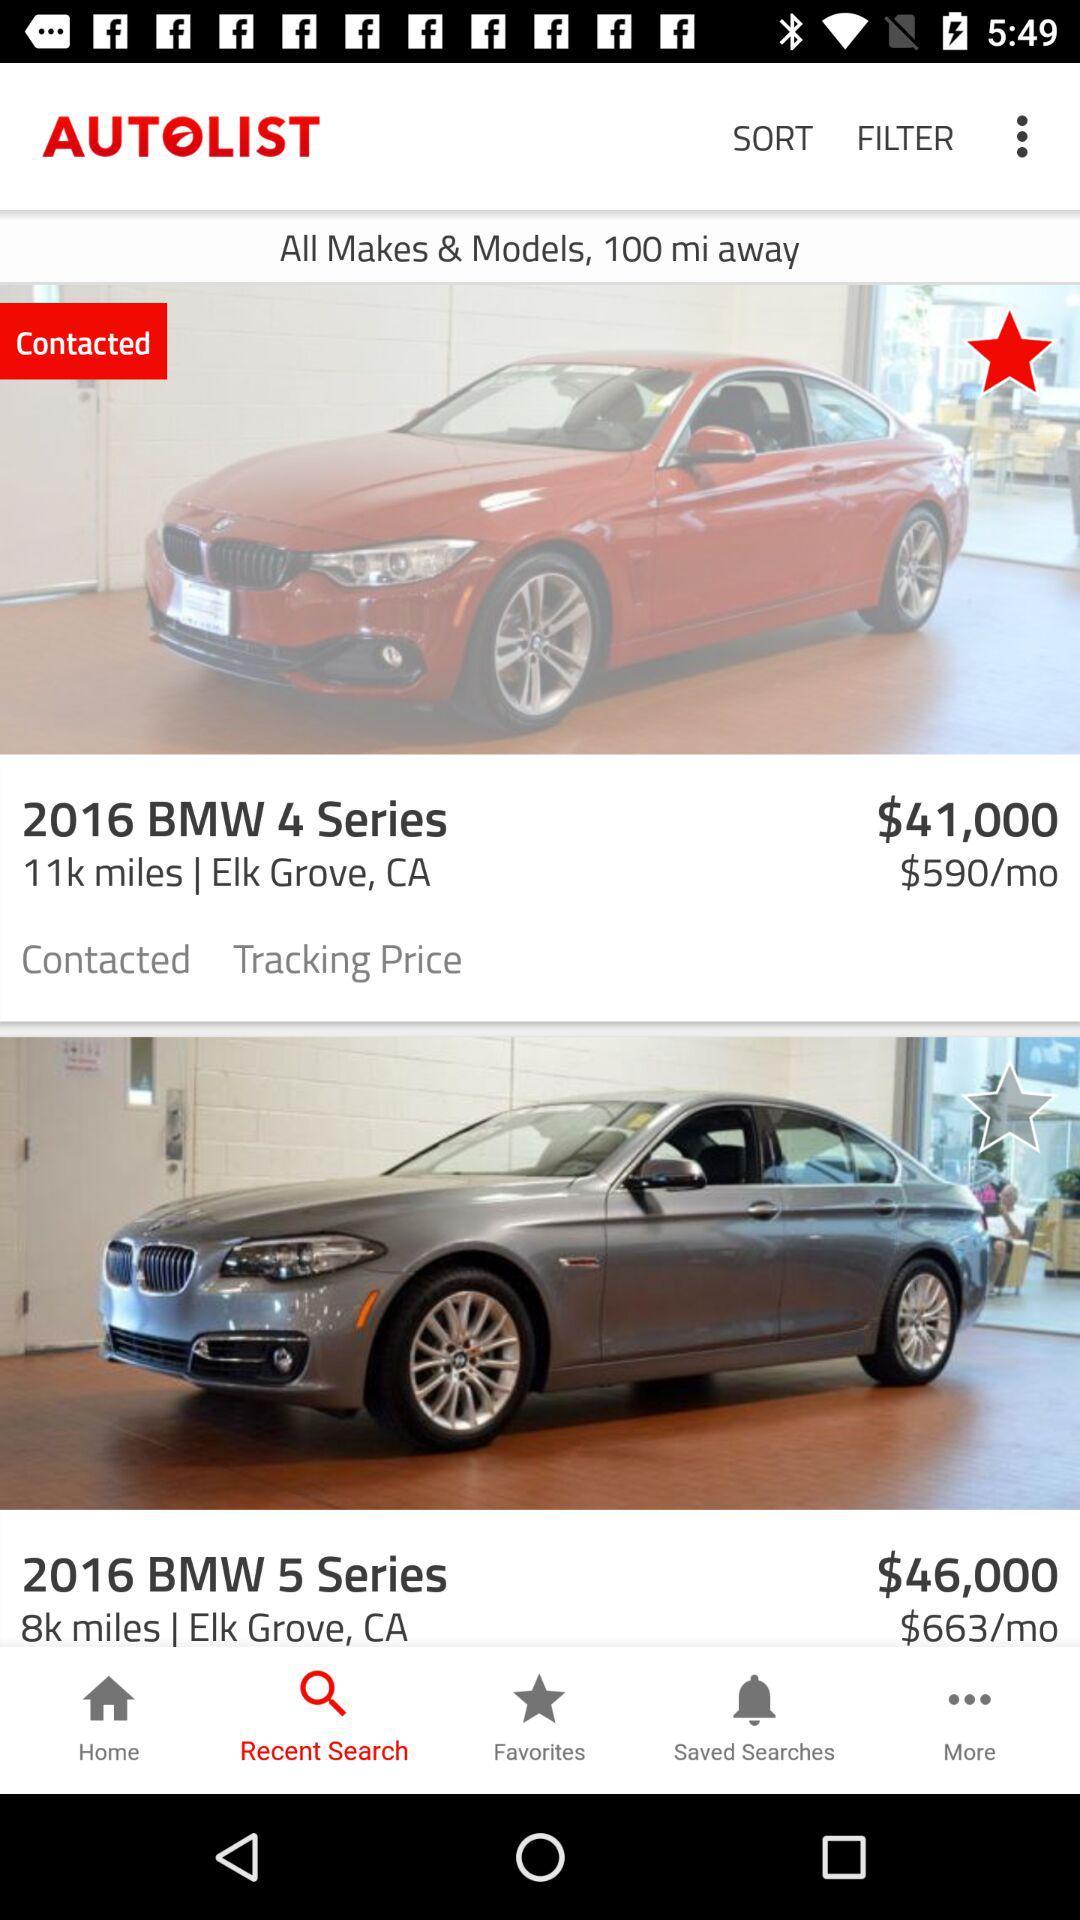 The width and height of the screenshot is (1080, 1920). What do you see at coordinates (346, 955) in the screenshot?
I see `icon next to $590/mo icon` at bounding box center [346, 955].